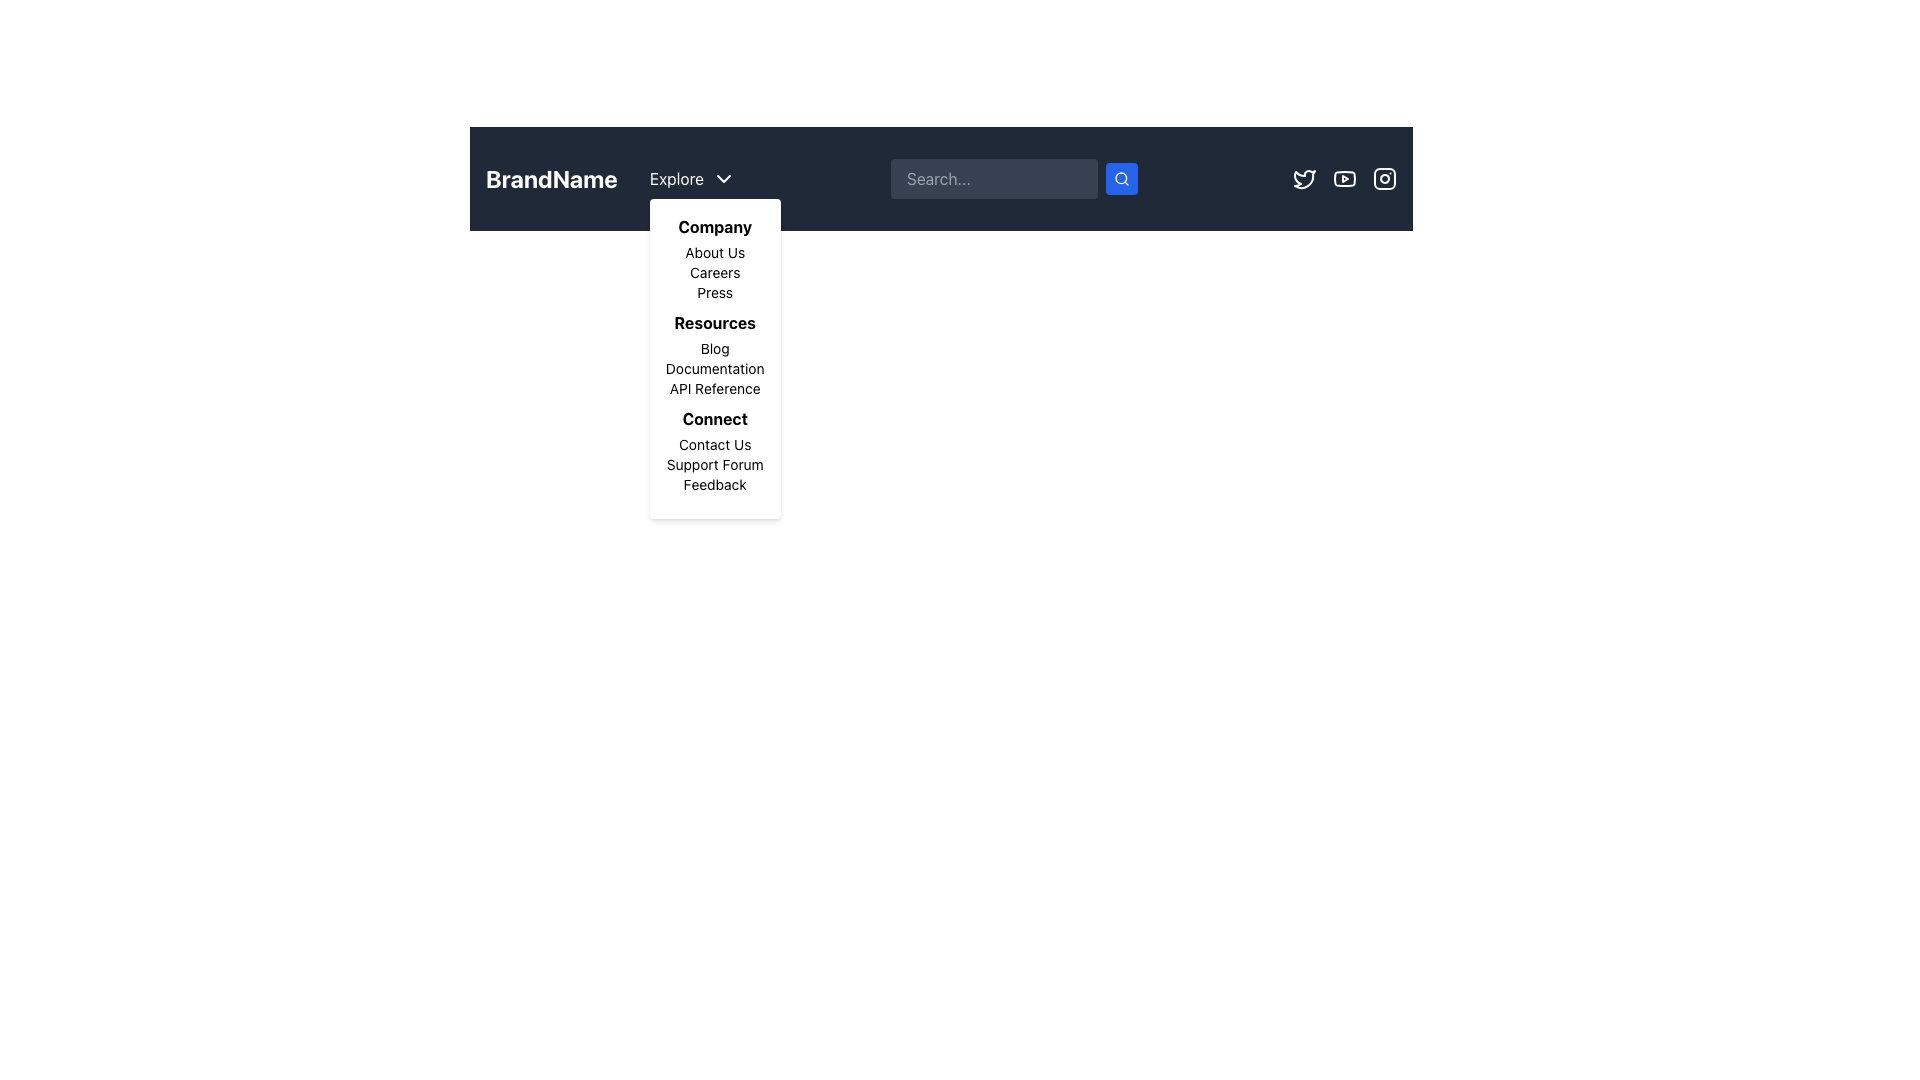 This screenshot has width=1920, height=1080. Describe the element at coordinates (715, 465) in the screenshot. I see `the second text link in the dropdown menu labeled 'Connect'` at that location.